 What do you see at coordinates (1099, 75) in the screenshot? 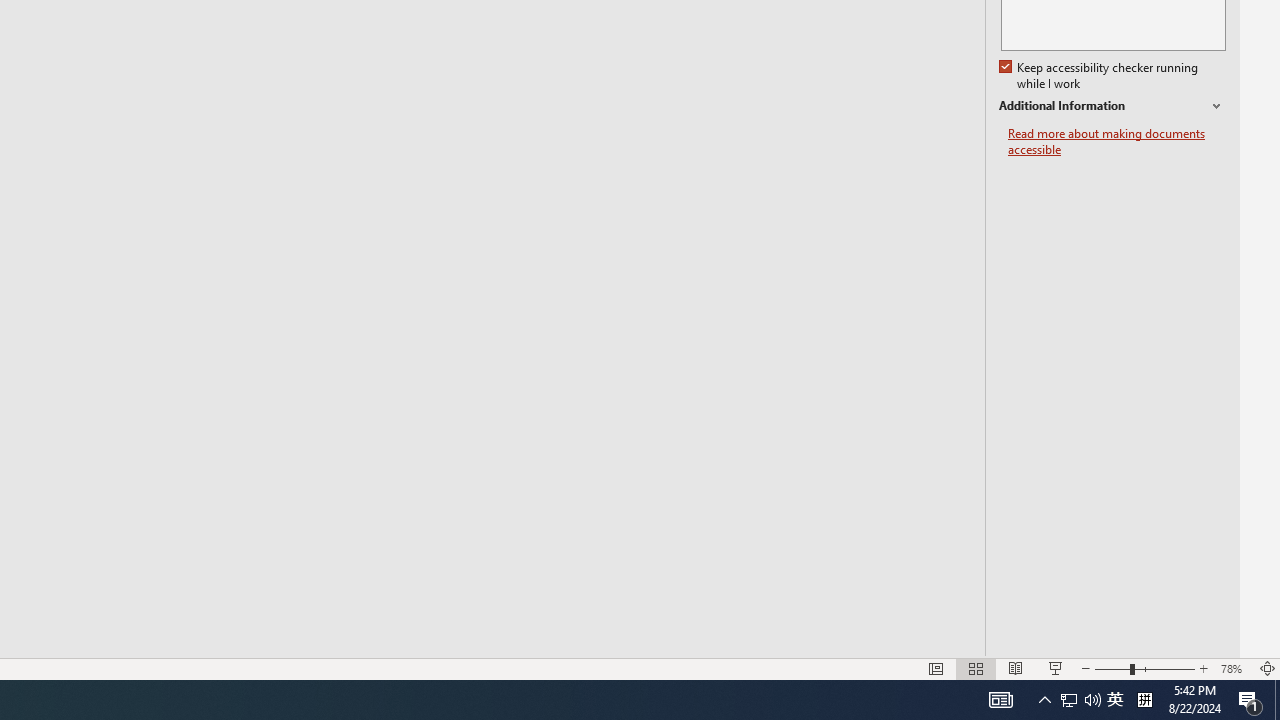
I see `'Keep accessibility checker running while I work'` at bounding box center [1099, 75].